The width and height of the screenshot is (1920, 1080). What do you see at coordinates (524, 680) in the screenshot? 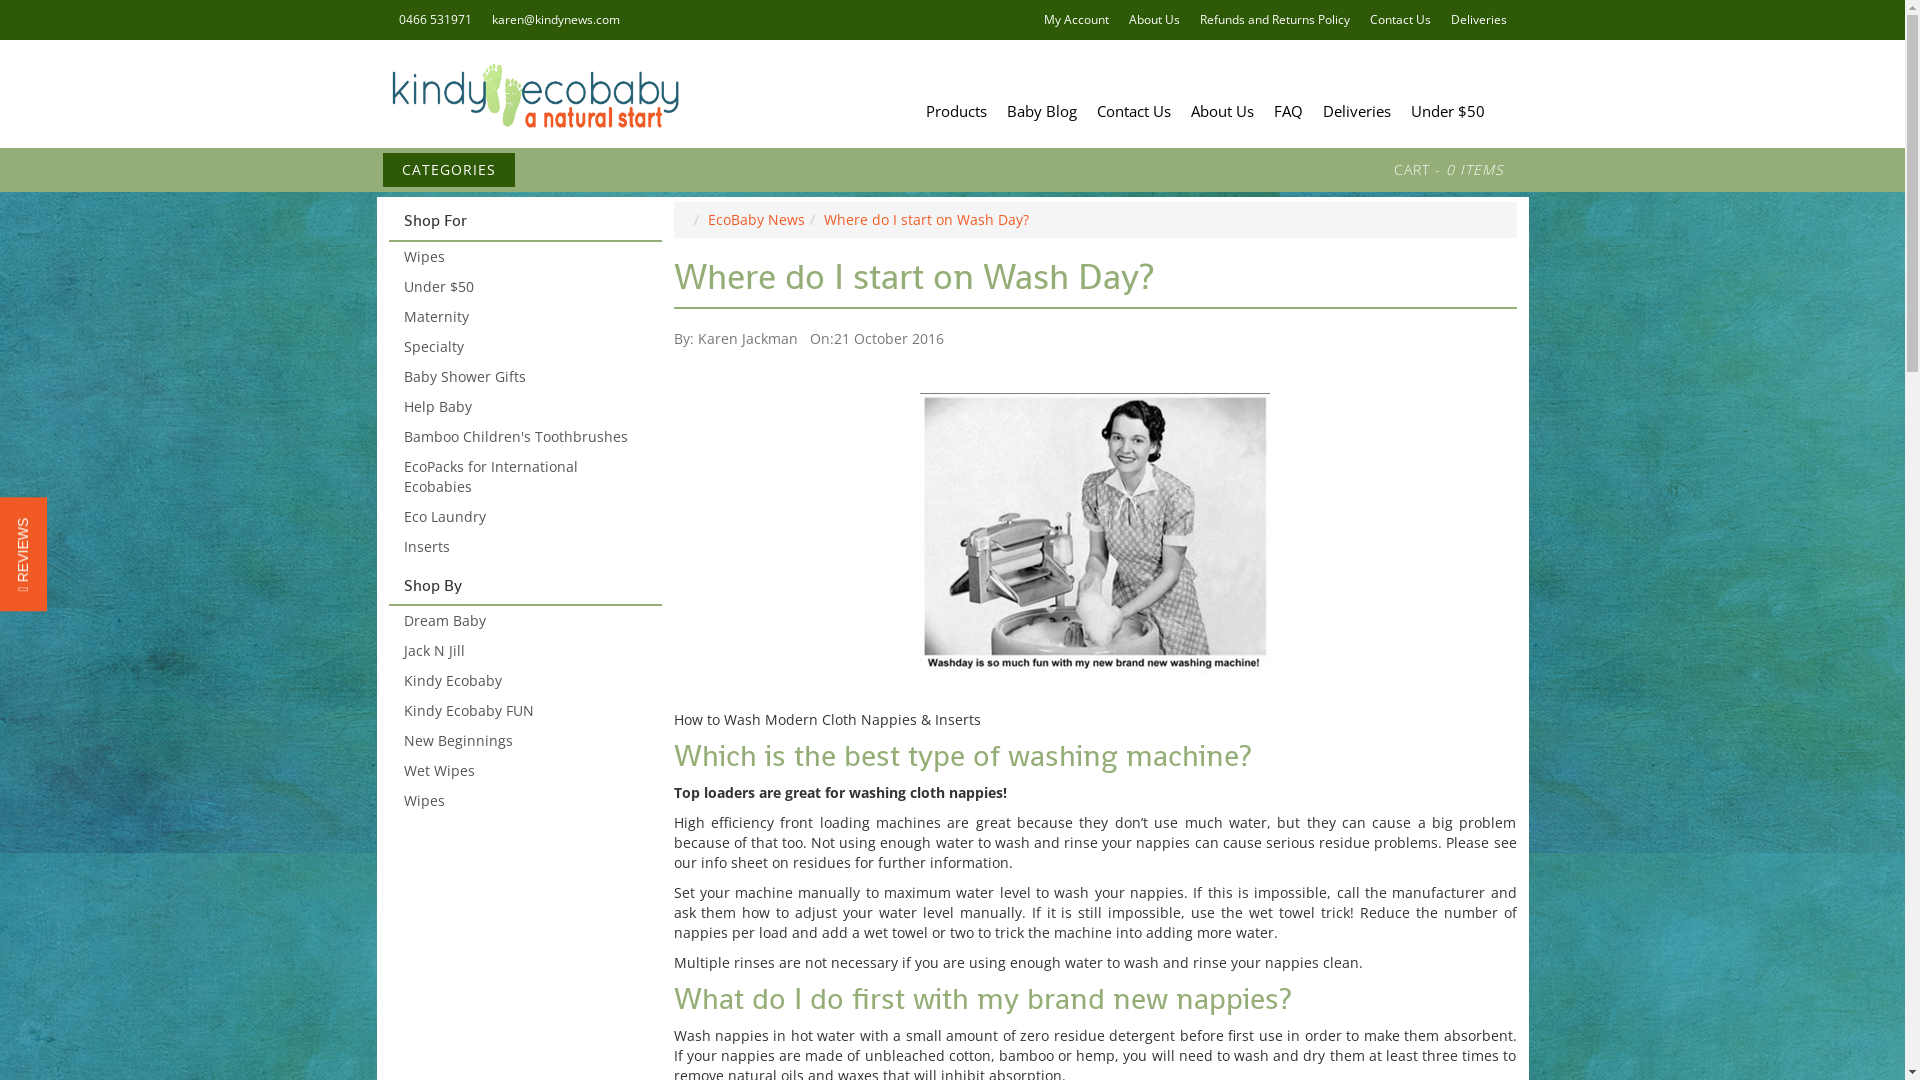
I see `'Kindy Ecobaby'` at bounding box center [524, 680].